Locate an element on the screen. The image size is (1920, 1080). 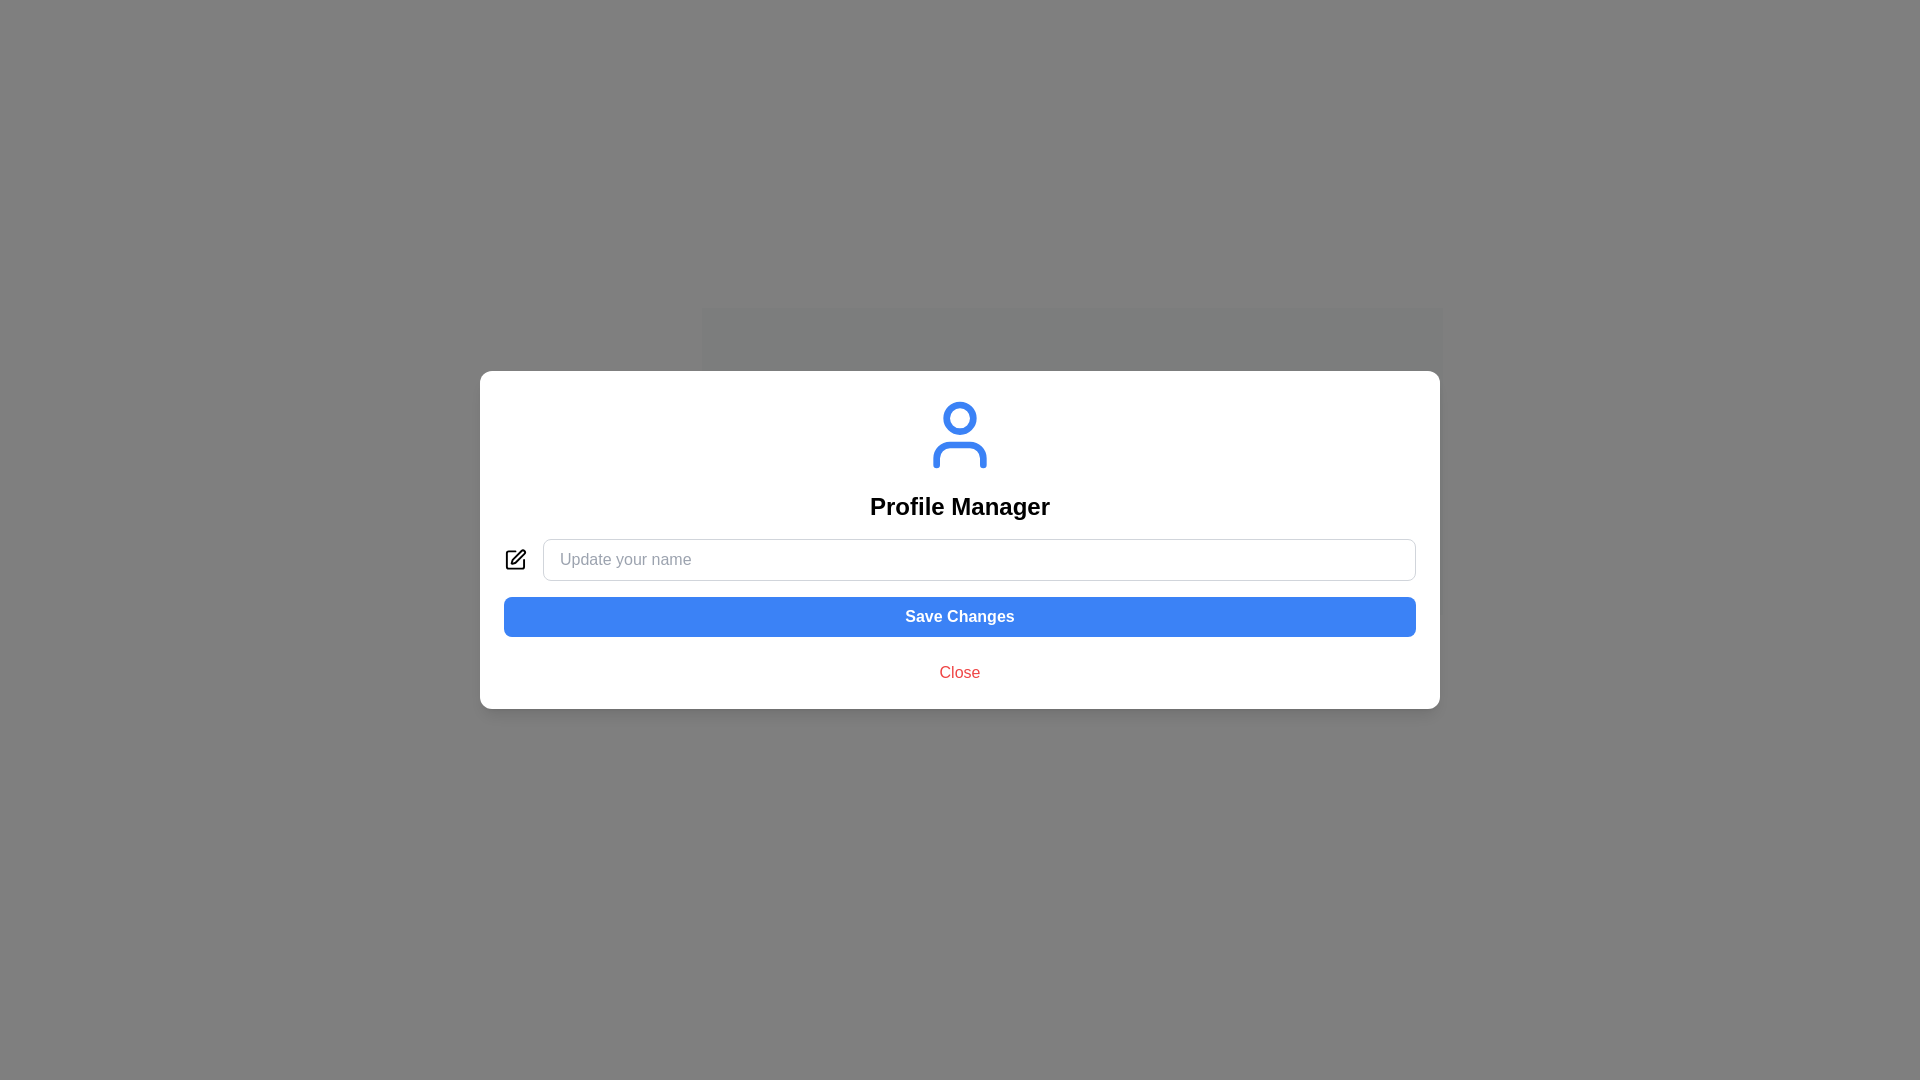
the 'Save Changes' button with a blue background and white text located in the lower part of the 'Profile Manager' modal is located at coordinates (960, 586).